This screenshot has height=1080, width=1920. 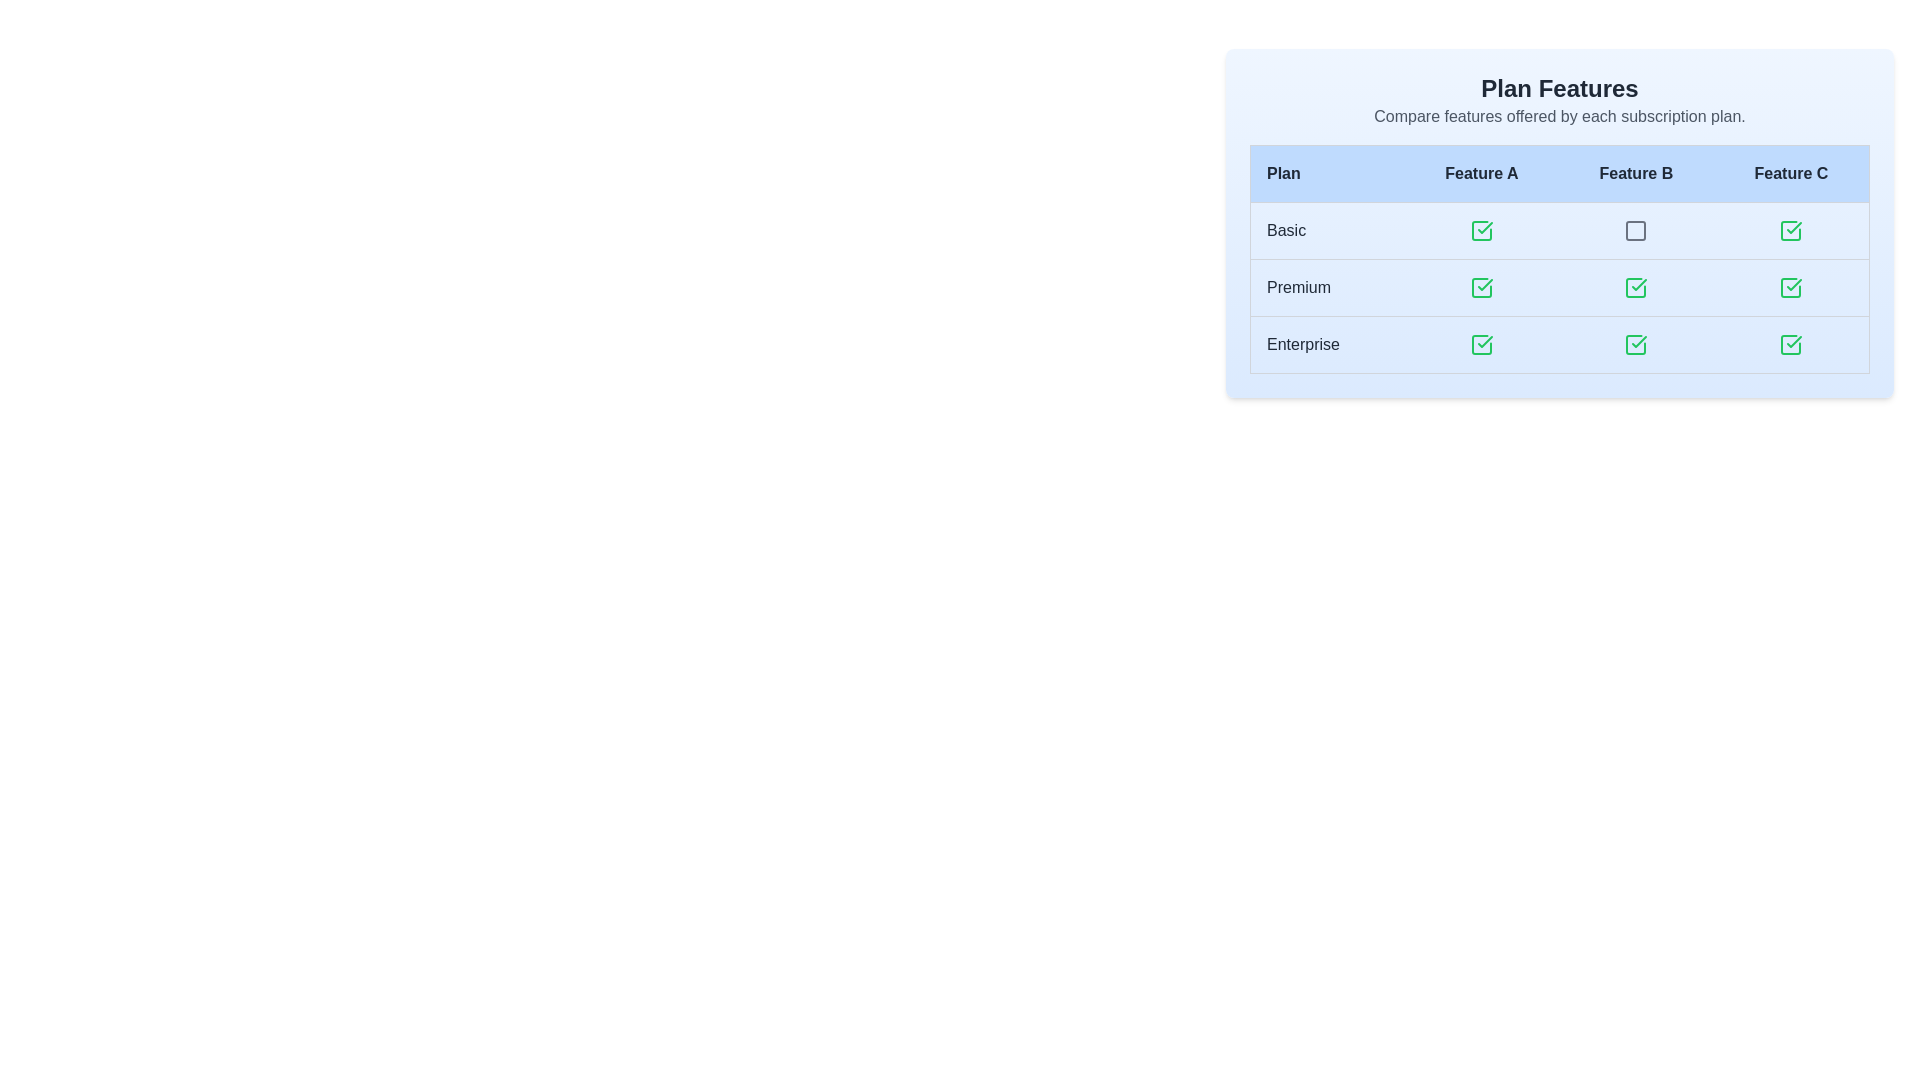 I want to click on the visual indicator for 'Feature C' in the 'Premium' subscription plan, located in the third column of the second row of the table, so click(x=1791, y=288).